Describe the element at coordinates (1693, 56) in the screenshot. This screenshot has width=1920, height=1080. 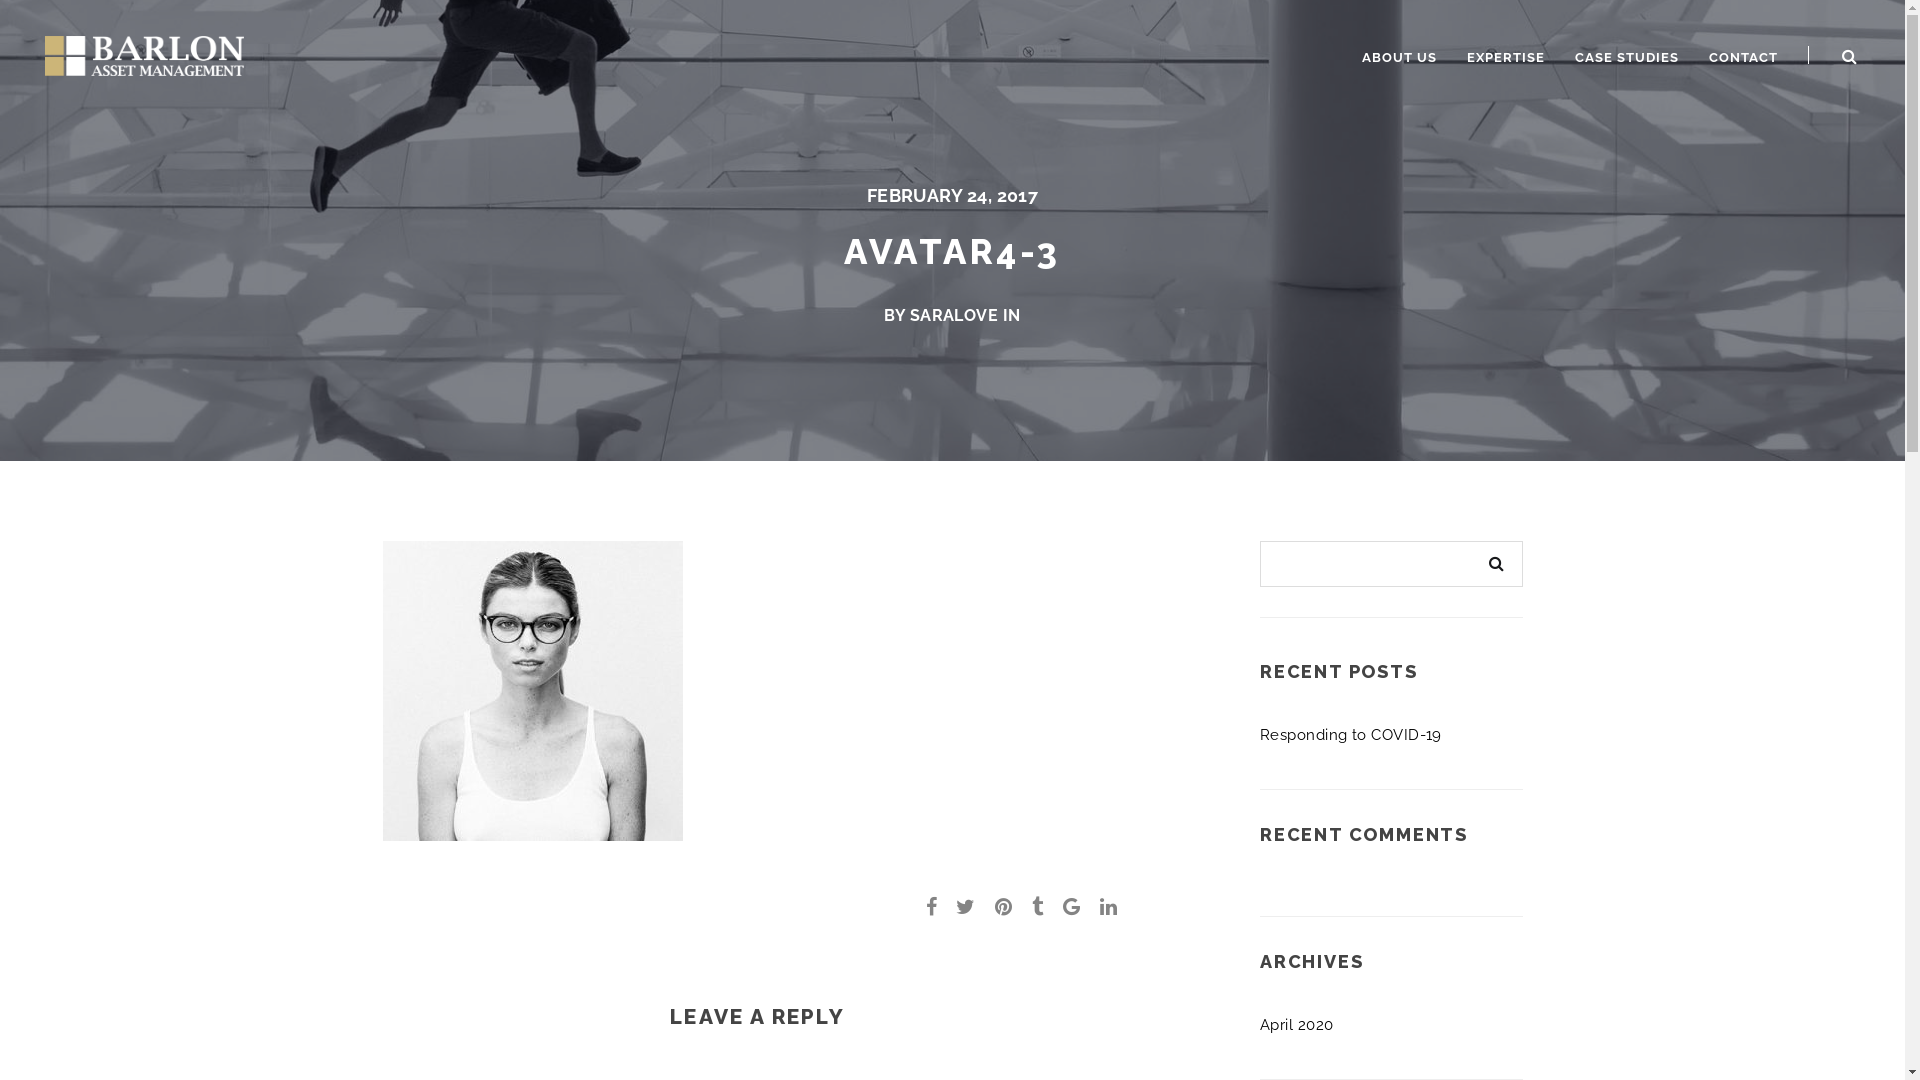
I see `'CONTACT'` at that location.